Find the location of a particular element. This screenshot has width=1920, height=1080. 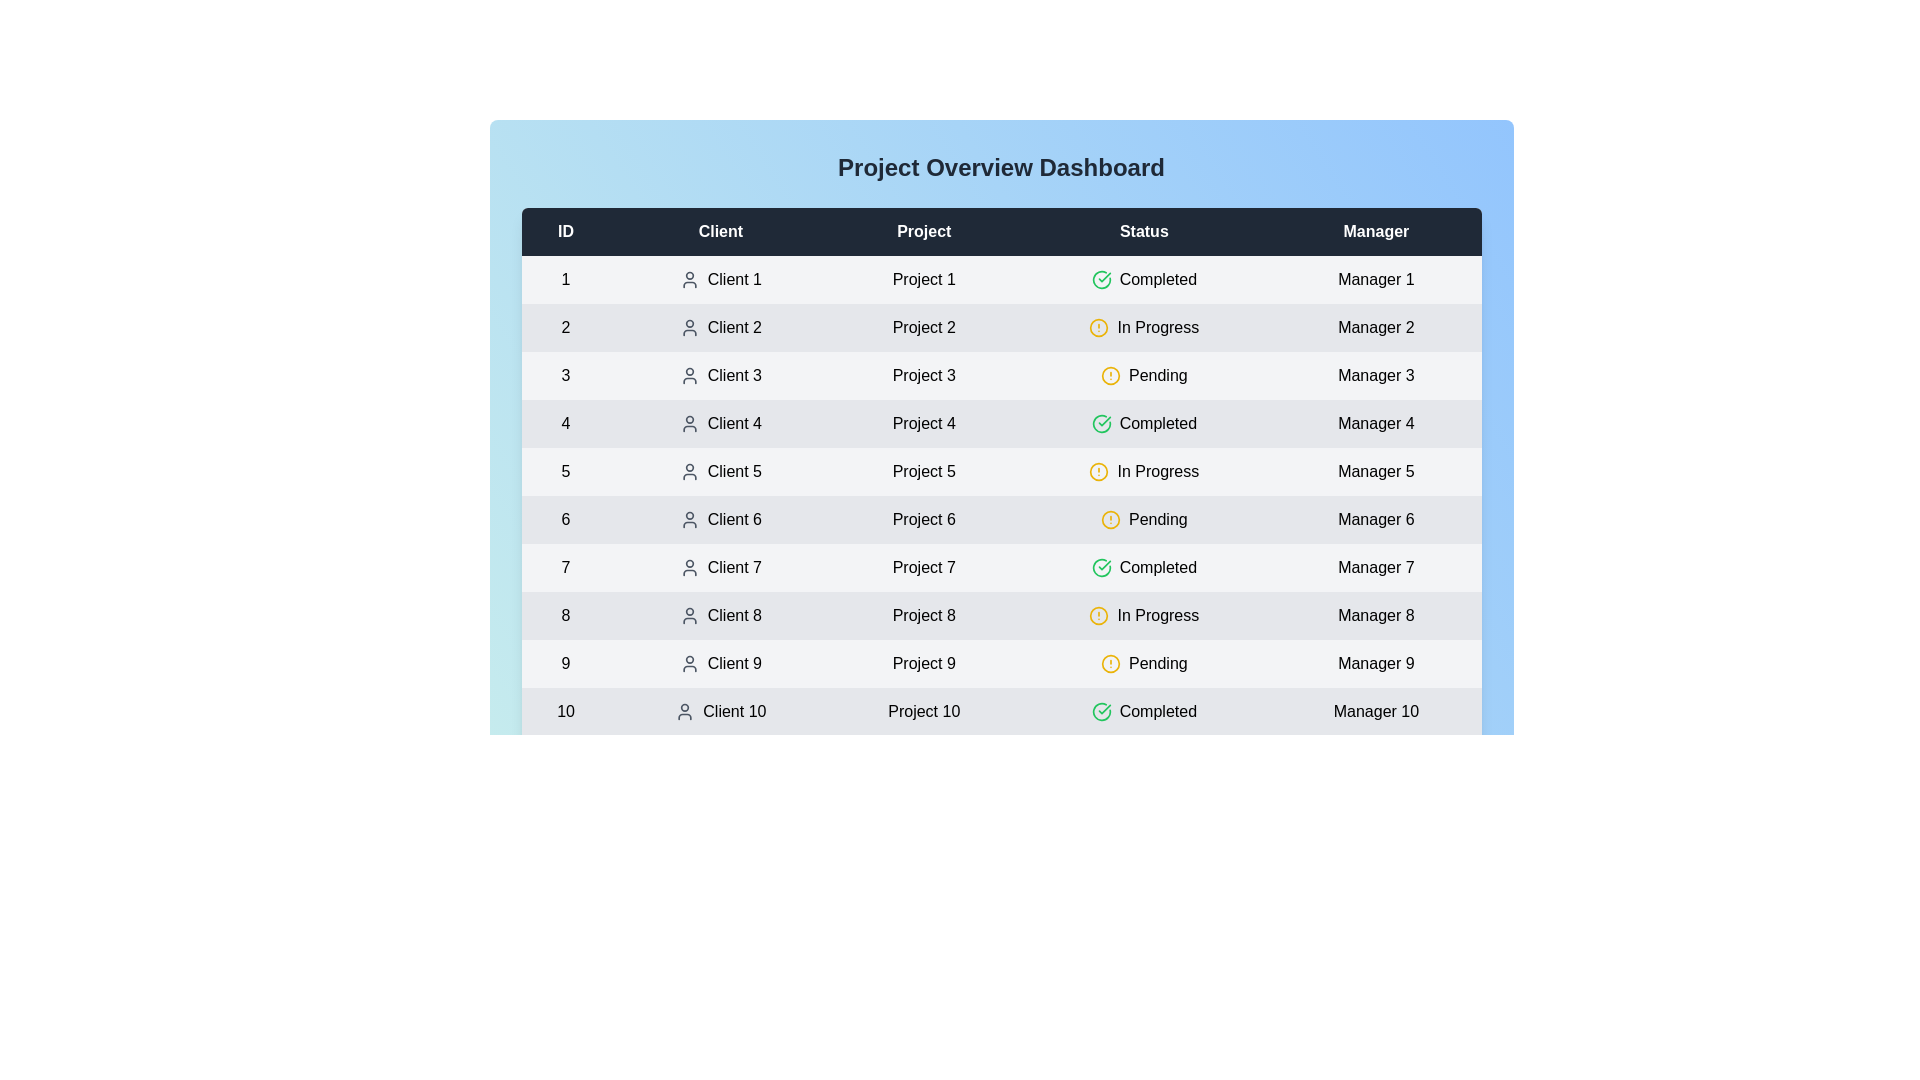

the table header Status to sort the column is located at coordinates (1144, 230).